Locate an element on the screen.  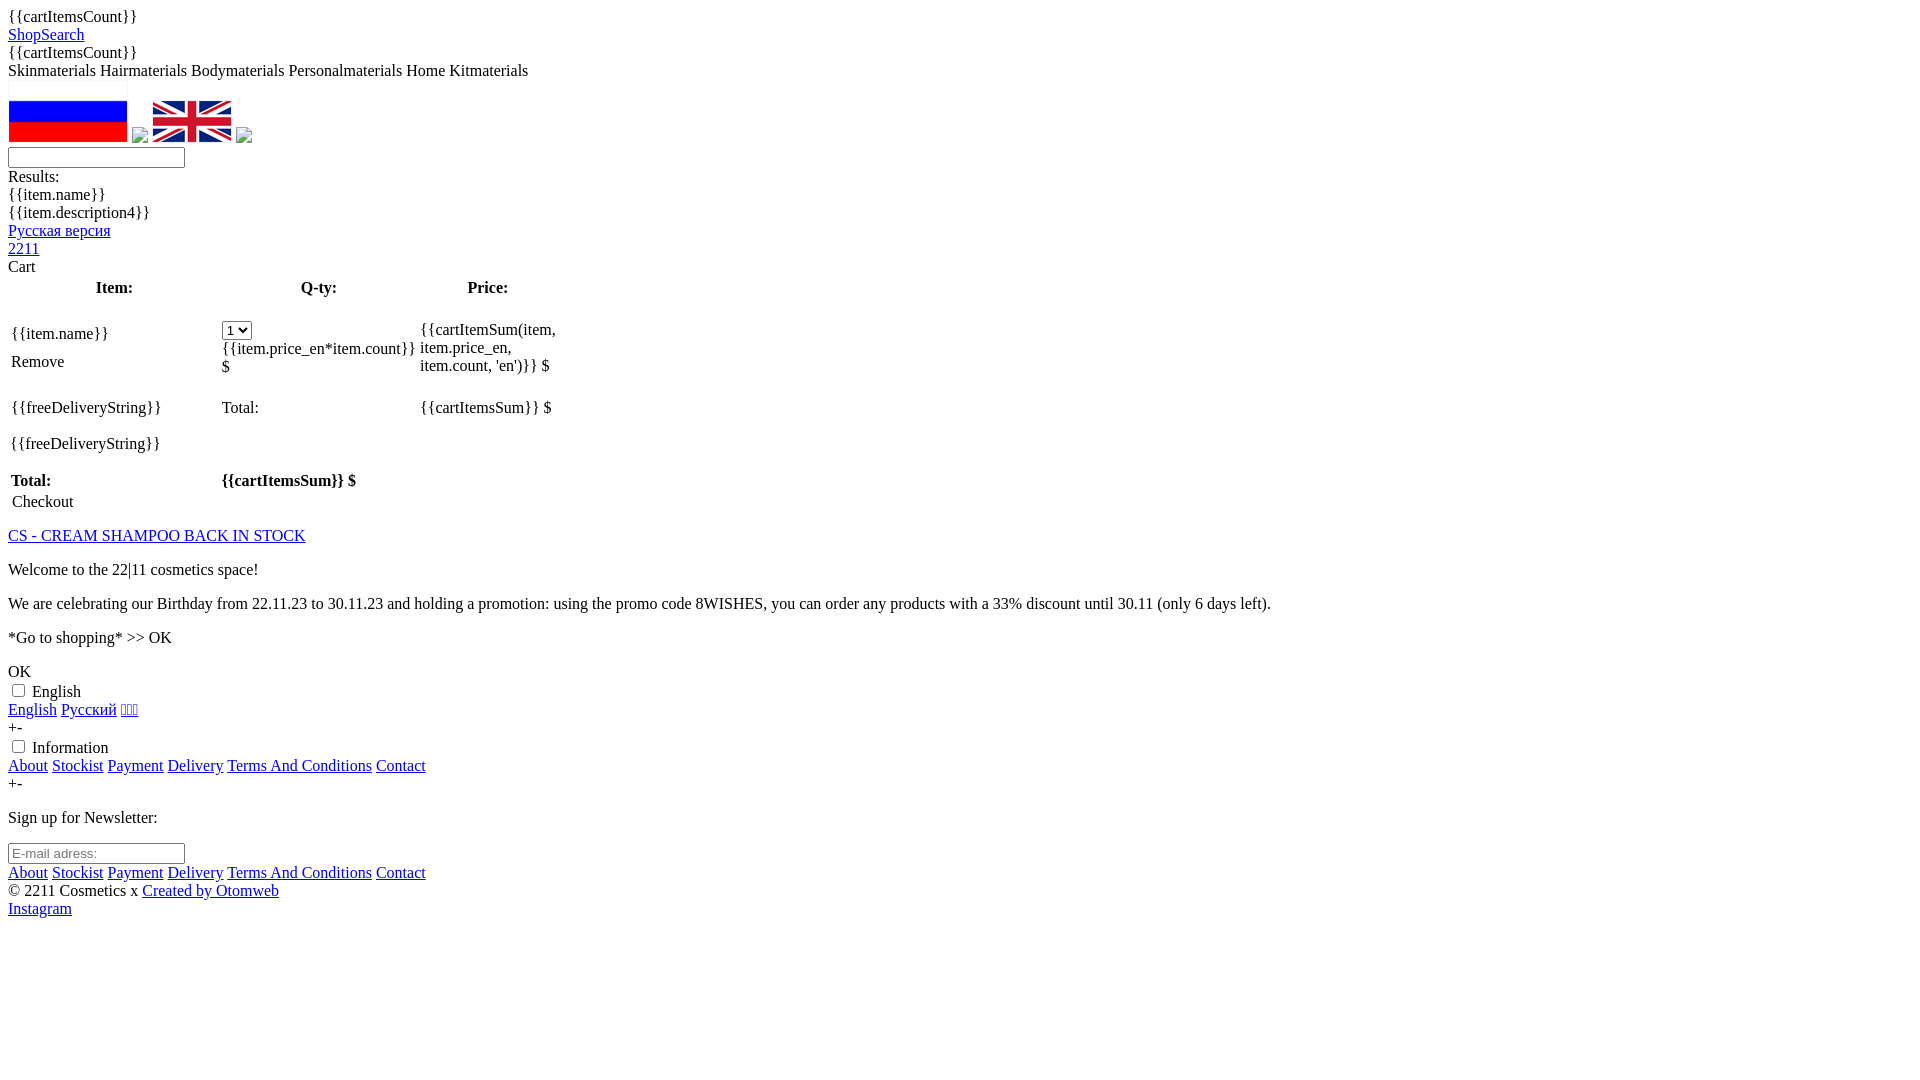
'Personalmaterials' is located at coordinates (345, 69).